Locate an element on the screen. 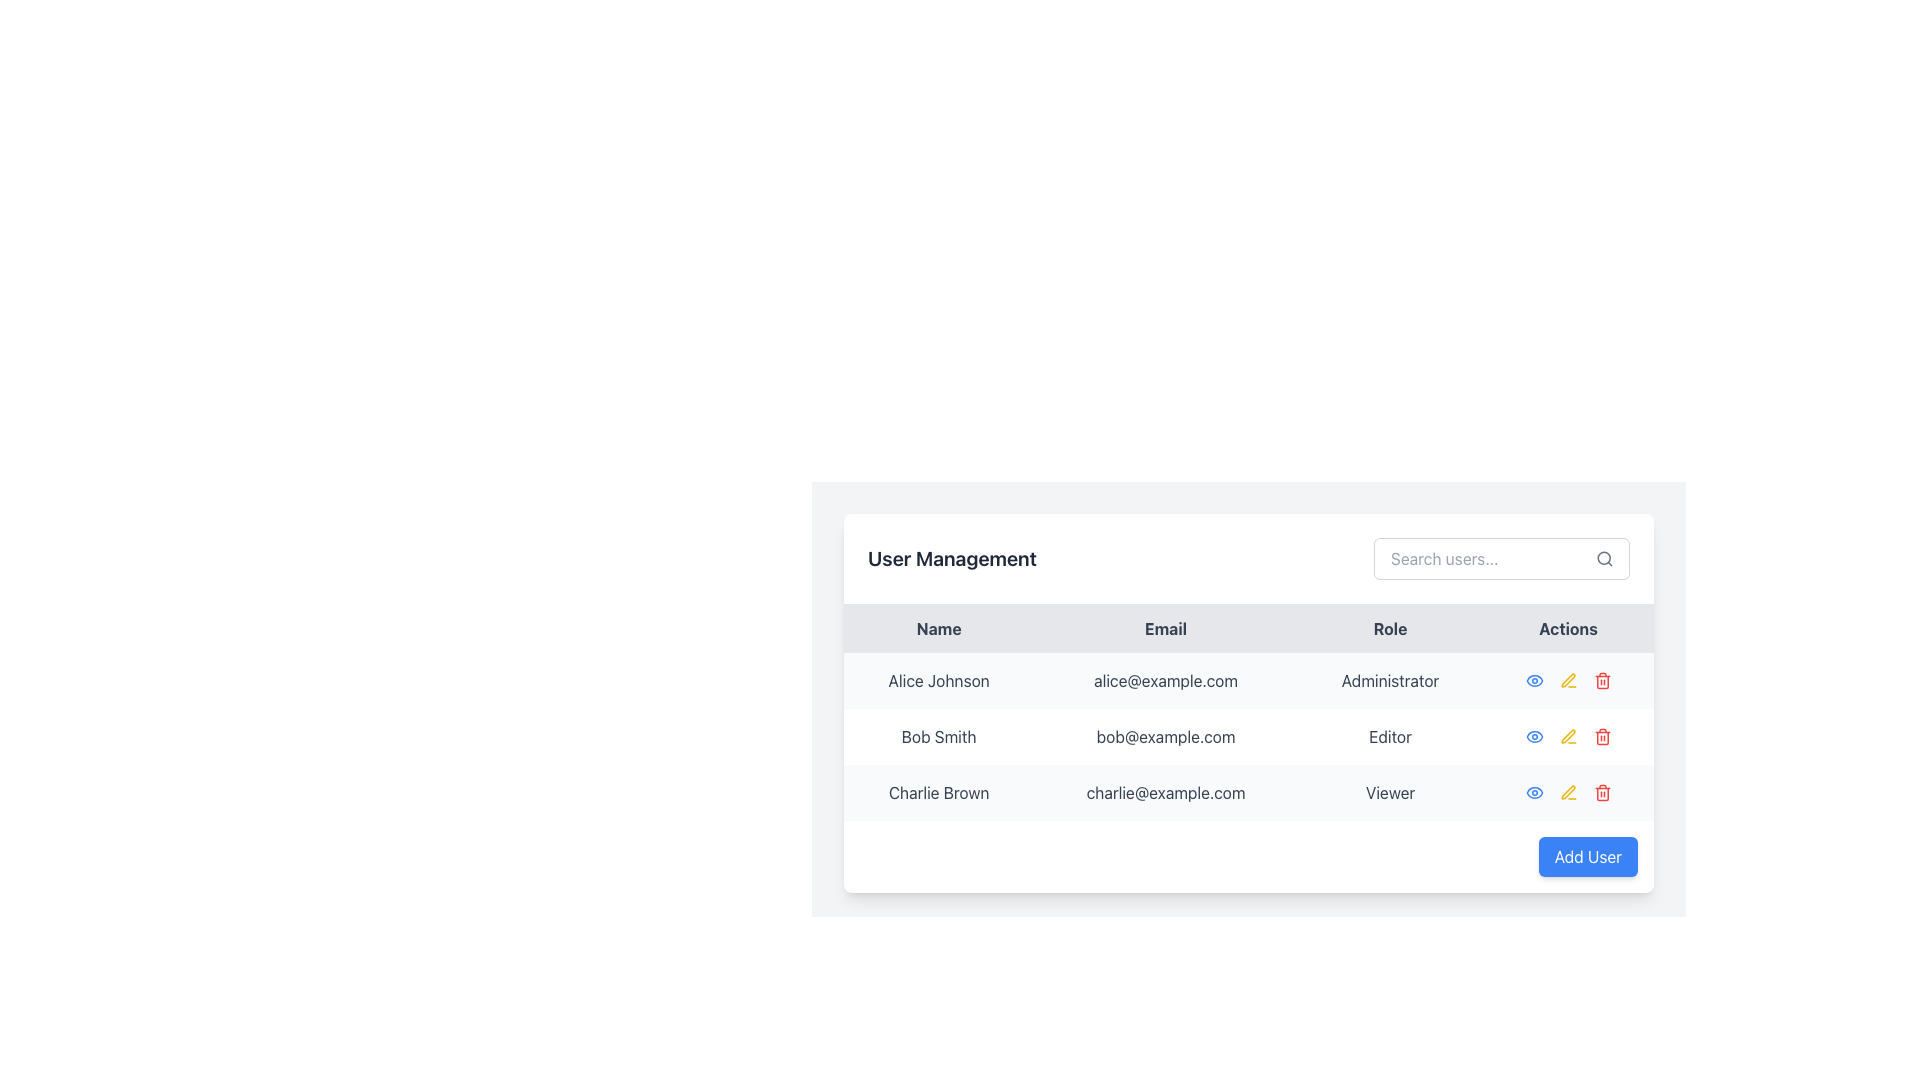  the eye-shaped icon button with a blue color scheme located in the 'Actions' column of the first user row in the user management interface to potentially display a tooltip is located at coordinates (1533, 792).